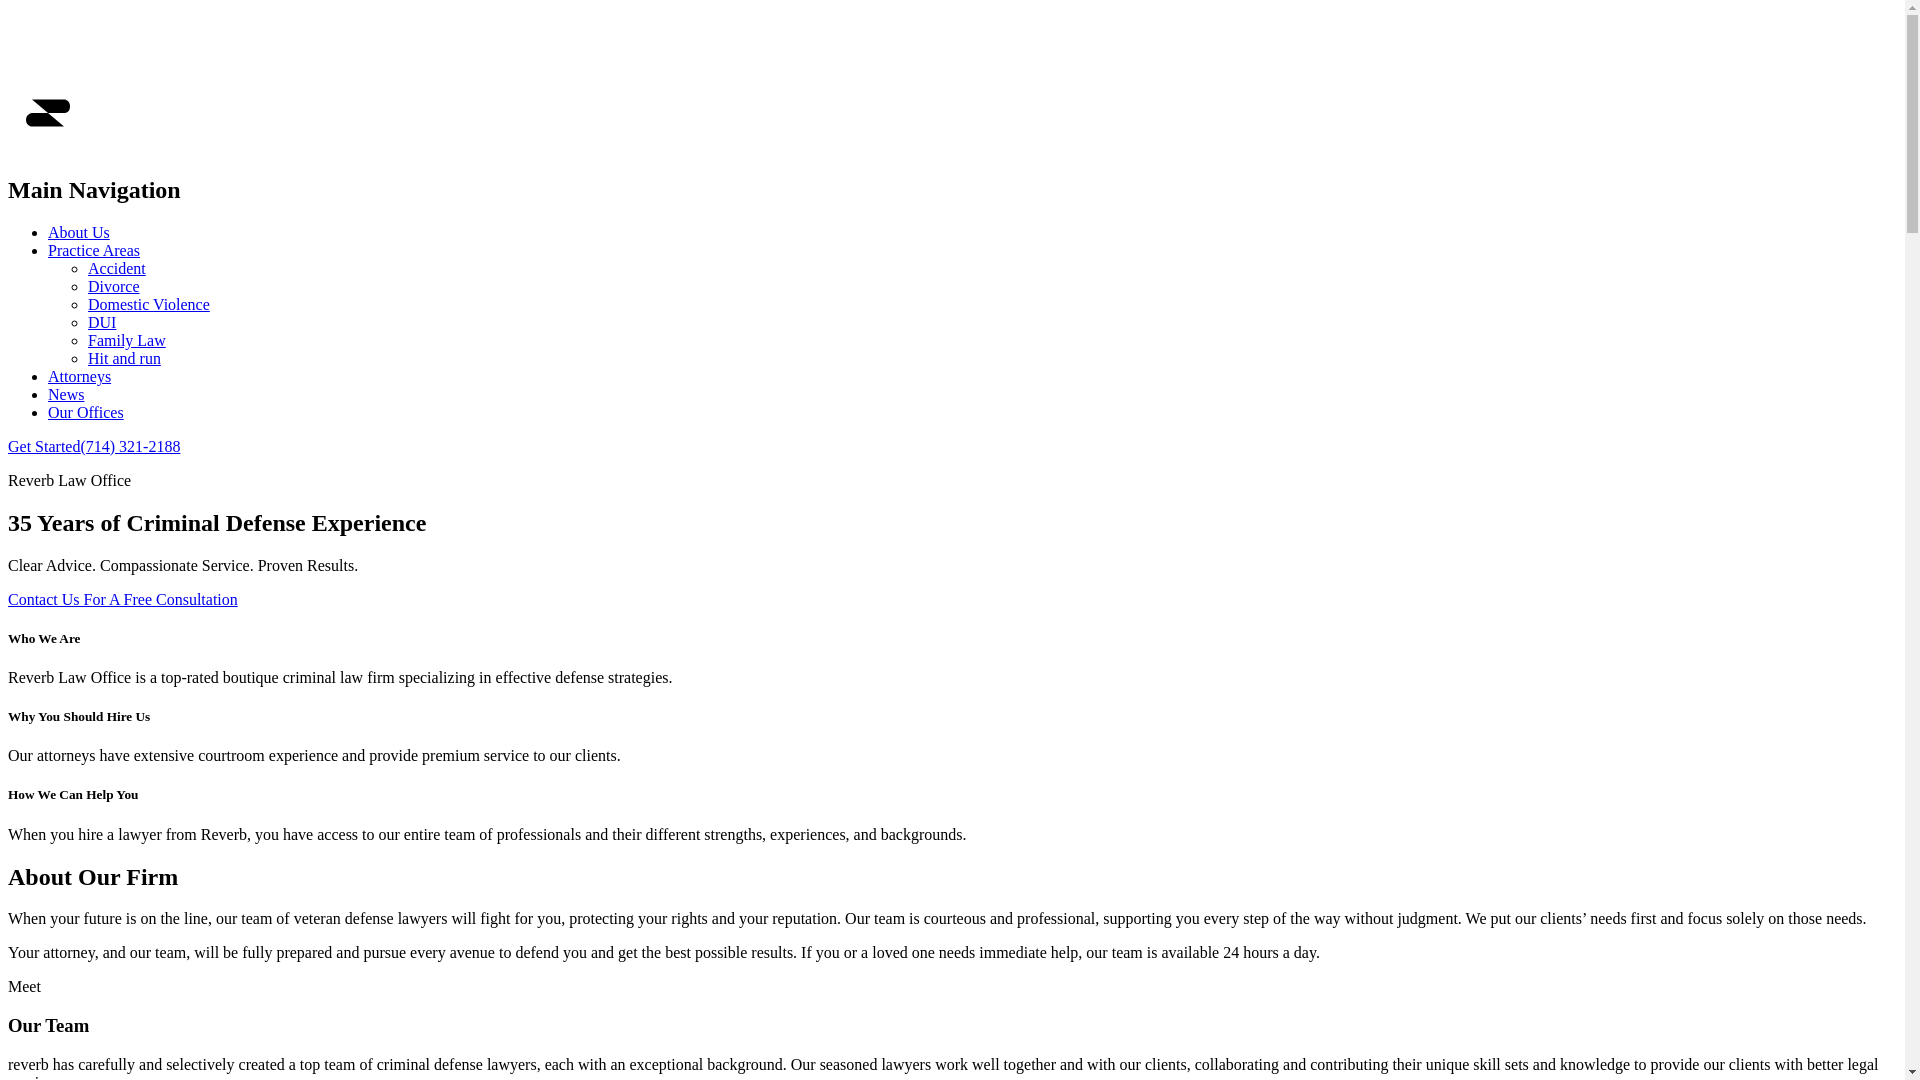 The height and width of the screenshot is (1080, 1920). What do you see at coordinates (85, 411) in the screenshot?
I see `'Our Offices'` at bounding box center [85, 411].